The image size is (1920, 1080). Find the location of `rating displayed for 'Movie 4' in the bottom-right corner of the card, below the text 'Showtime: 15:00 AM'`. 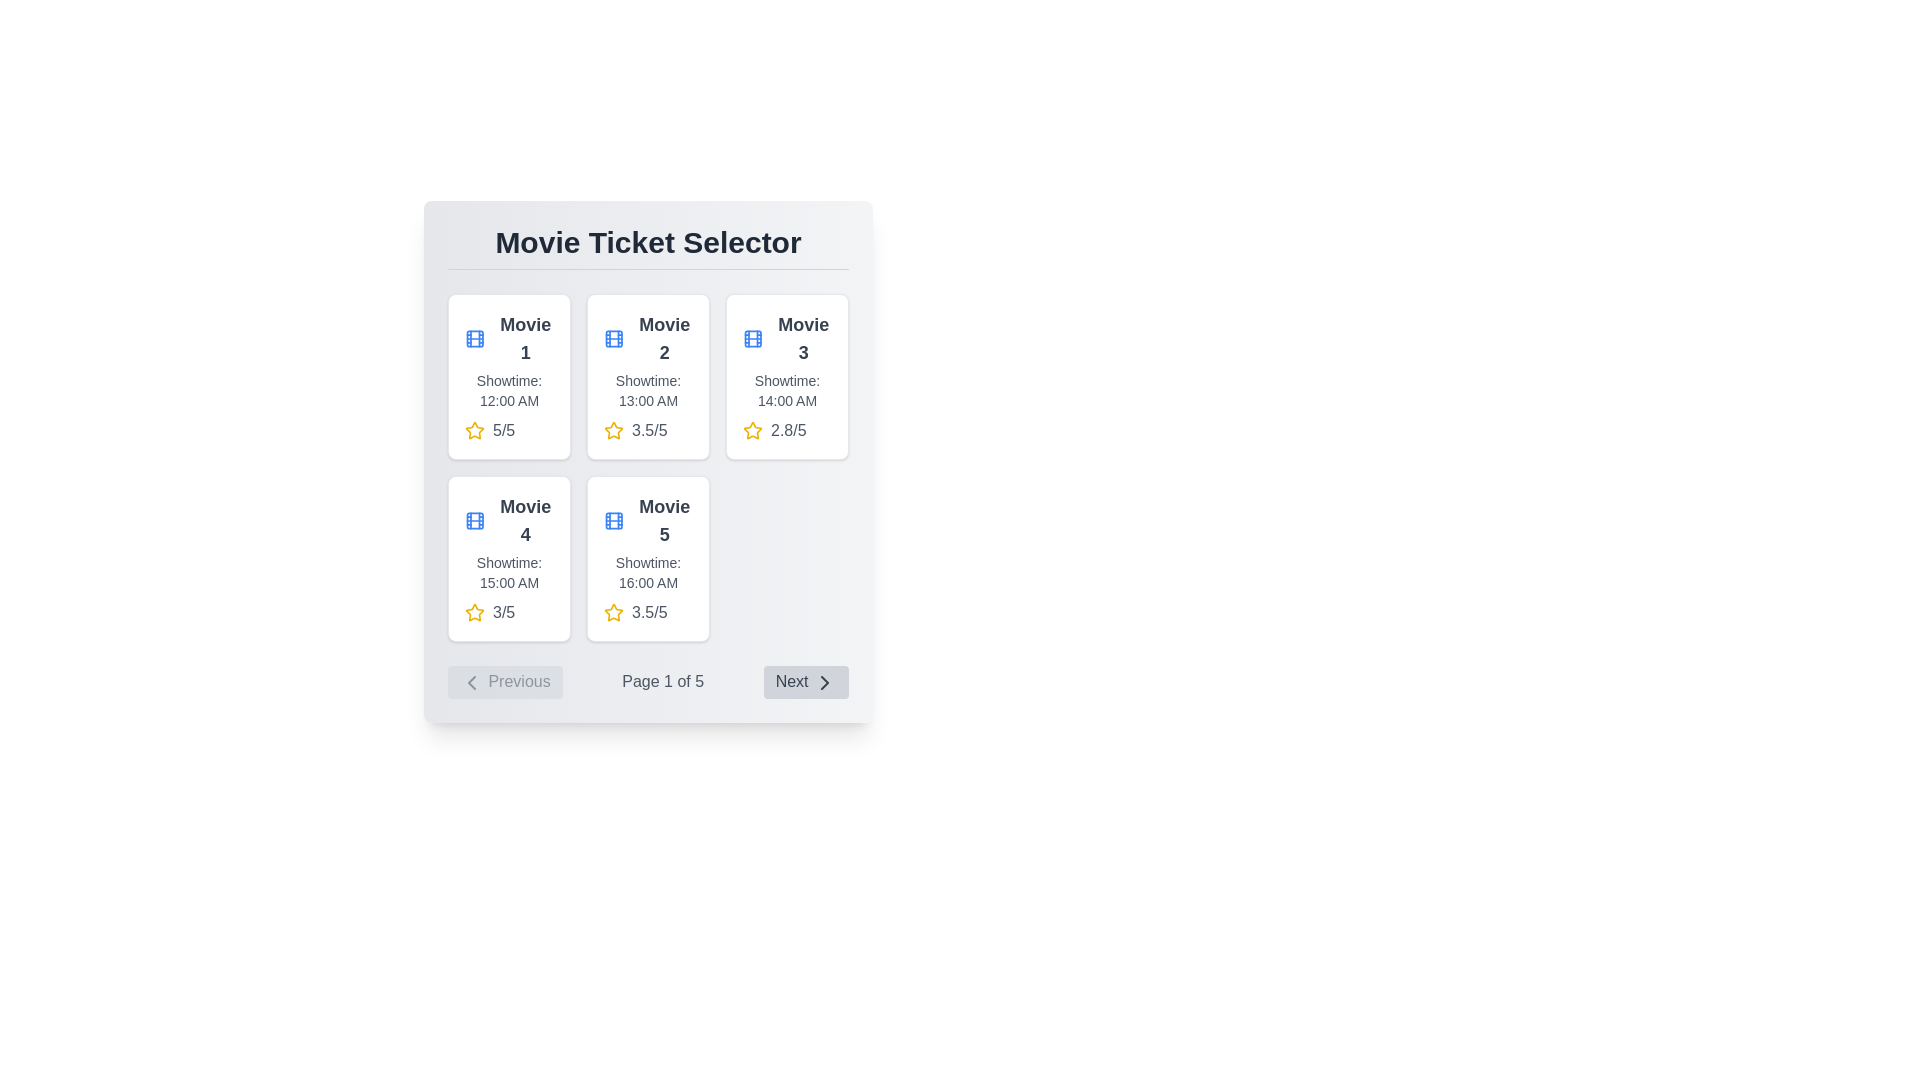

rating displayed for 'Movie 4' in the bottom-right corner of the card, below the text 'Showtime: 15:00 AM' is located at coordinates (509, 612).